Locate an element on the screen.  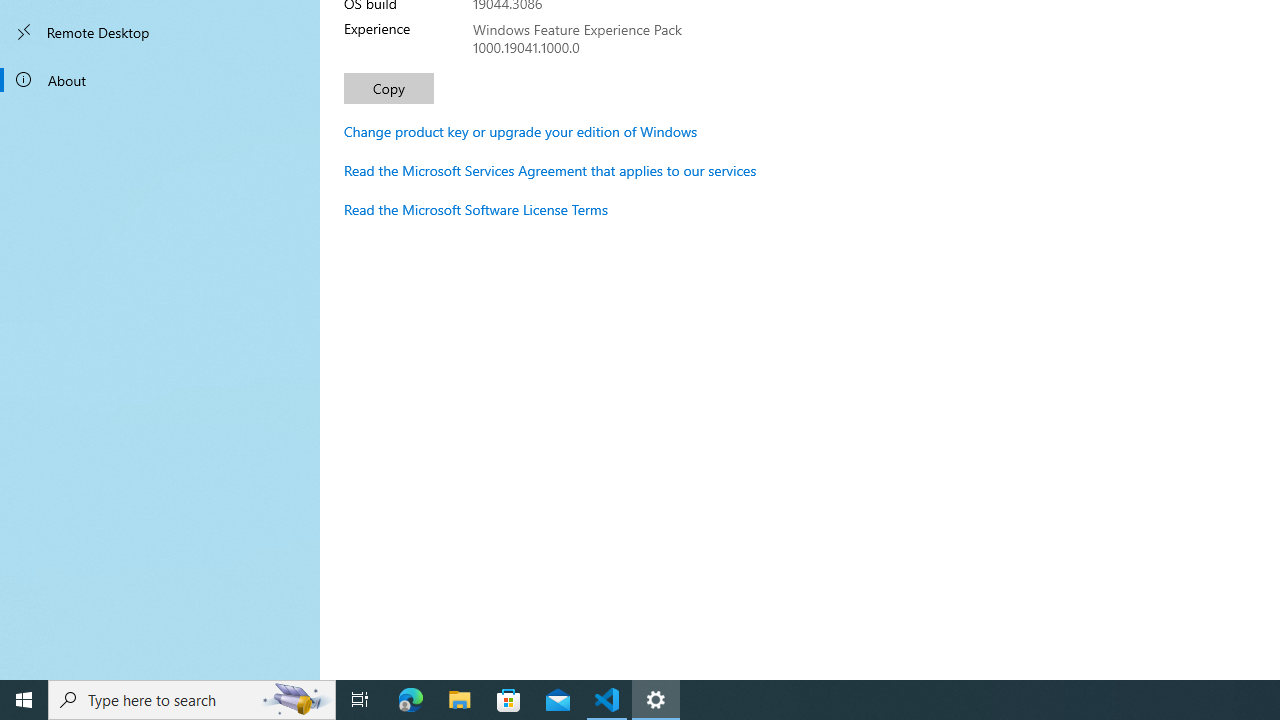
'About' is located at coordinates (160, 78).